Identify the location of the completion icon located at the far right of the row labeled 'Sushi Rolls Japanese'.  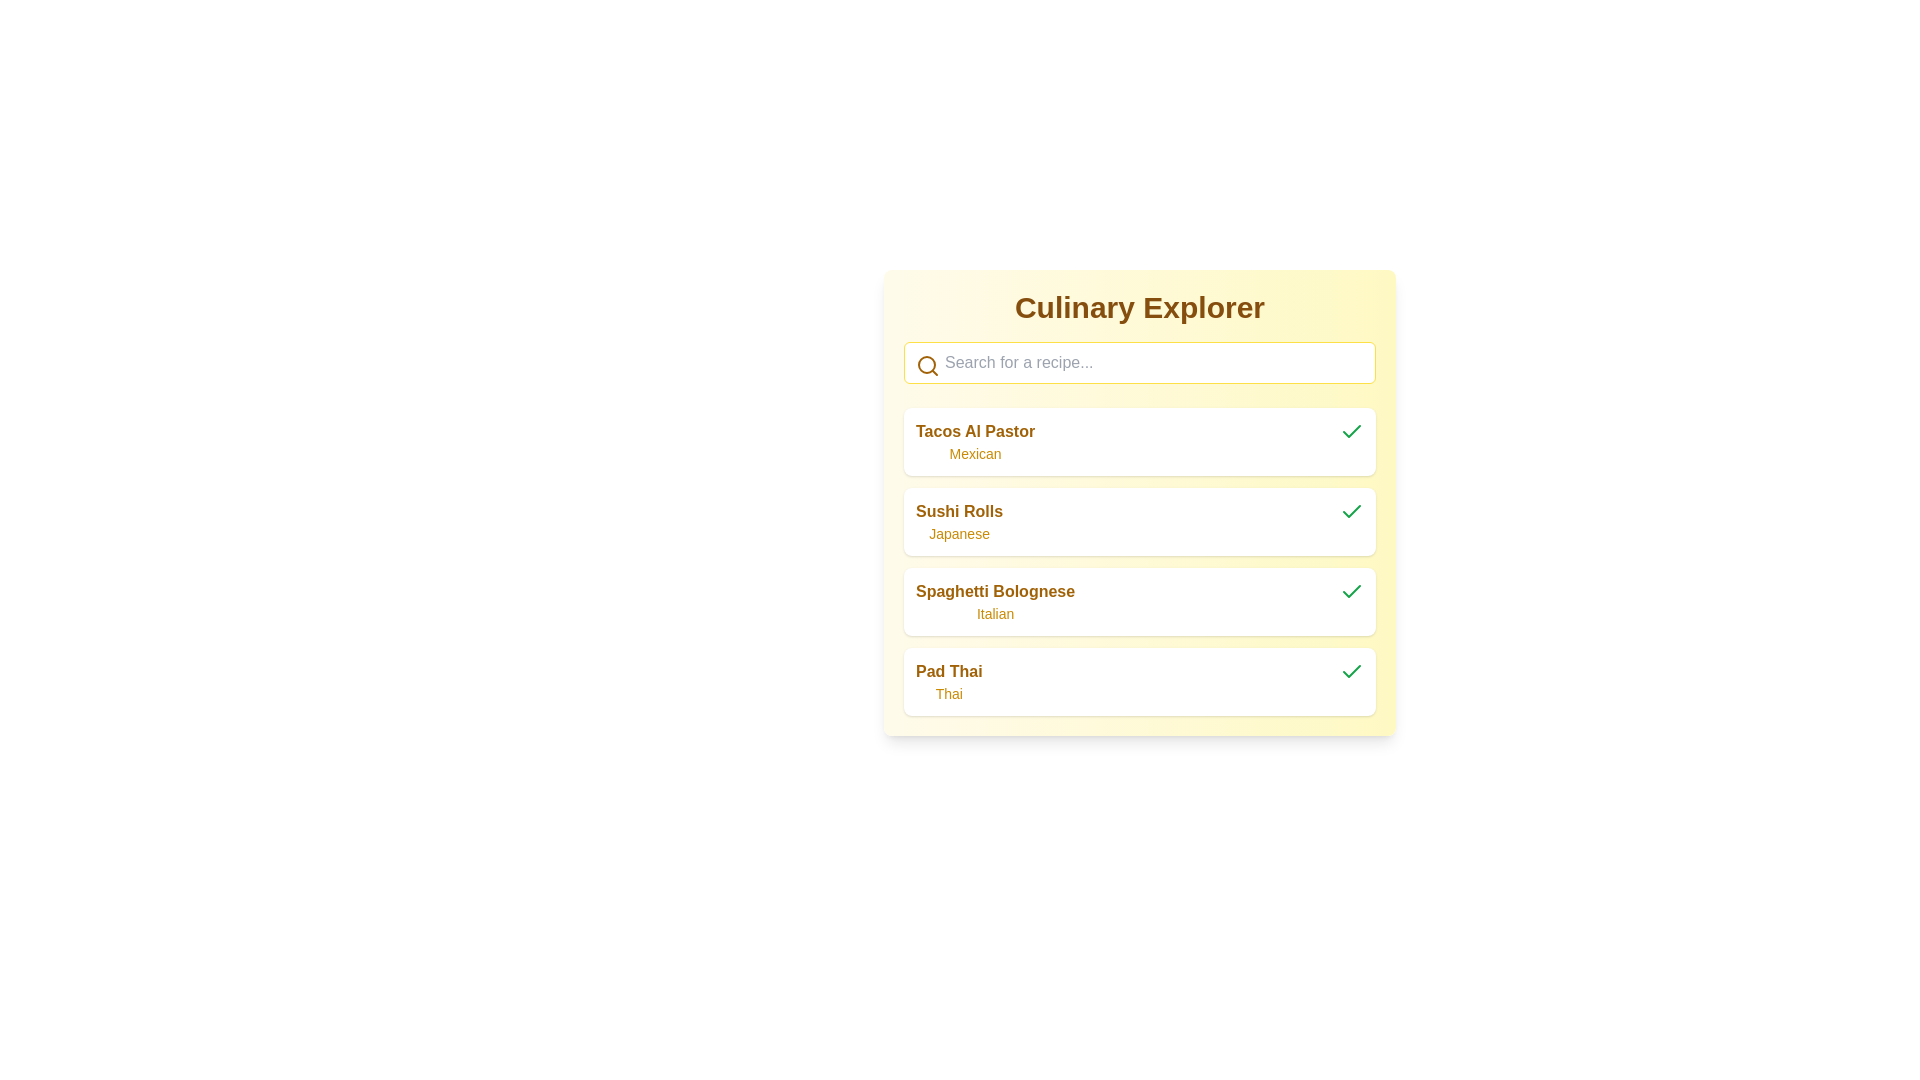
(1352, 511).